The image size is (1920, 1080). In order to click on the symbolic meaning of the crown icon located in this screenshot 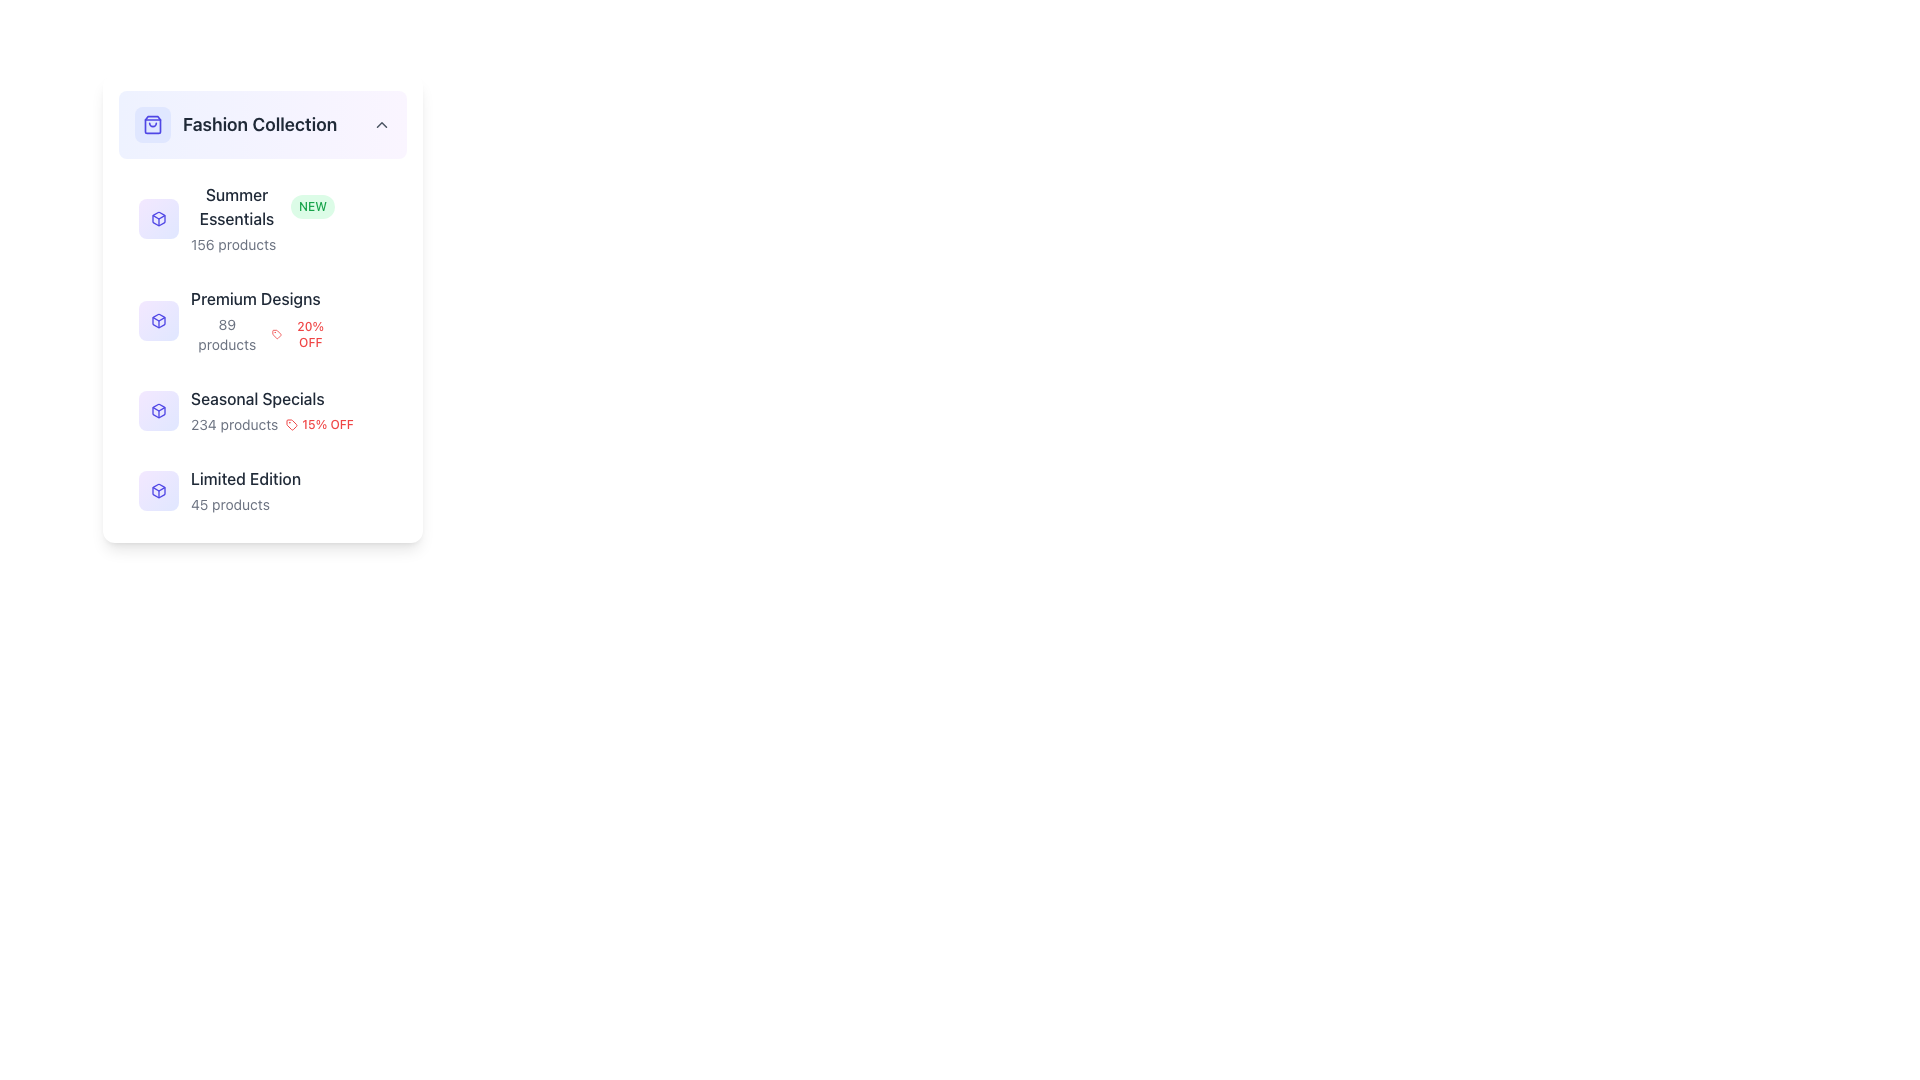, I will do `click(347, 490)`.